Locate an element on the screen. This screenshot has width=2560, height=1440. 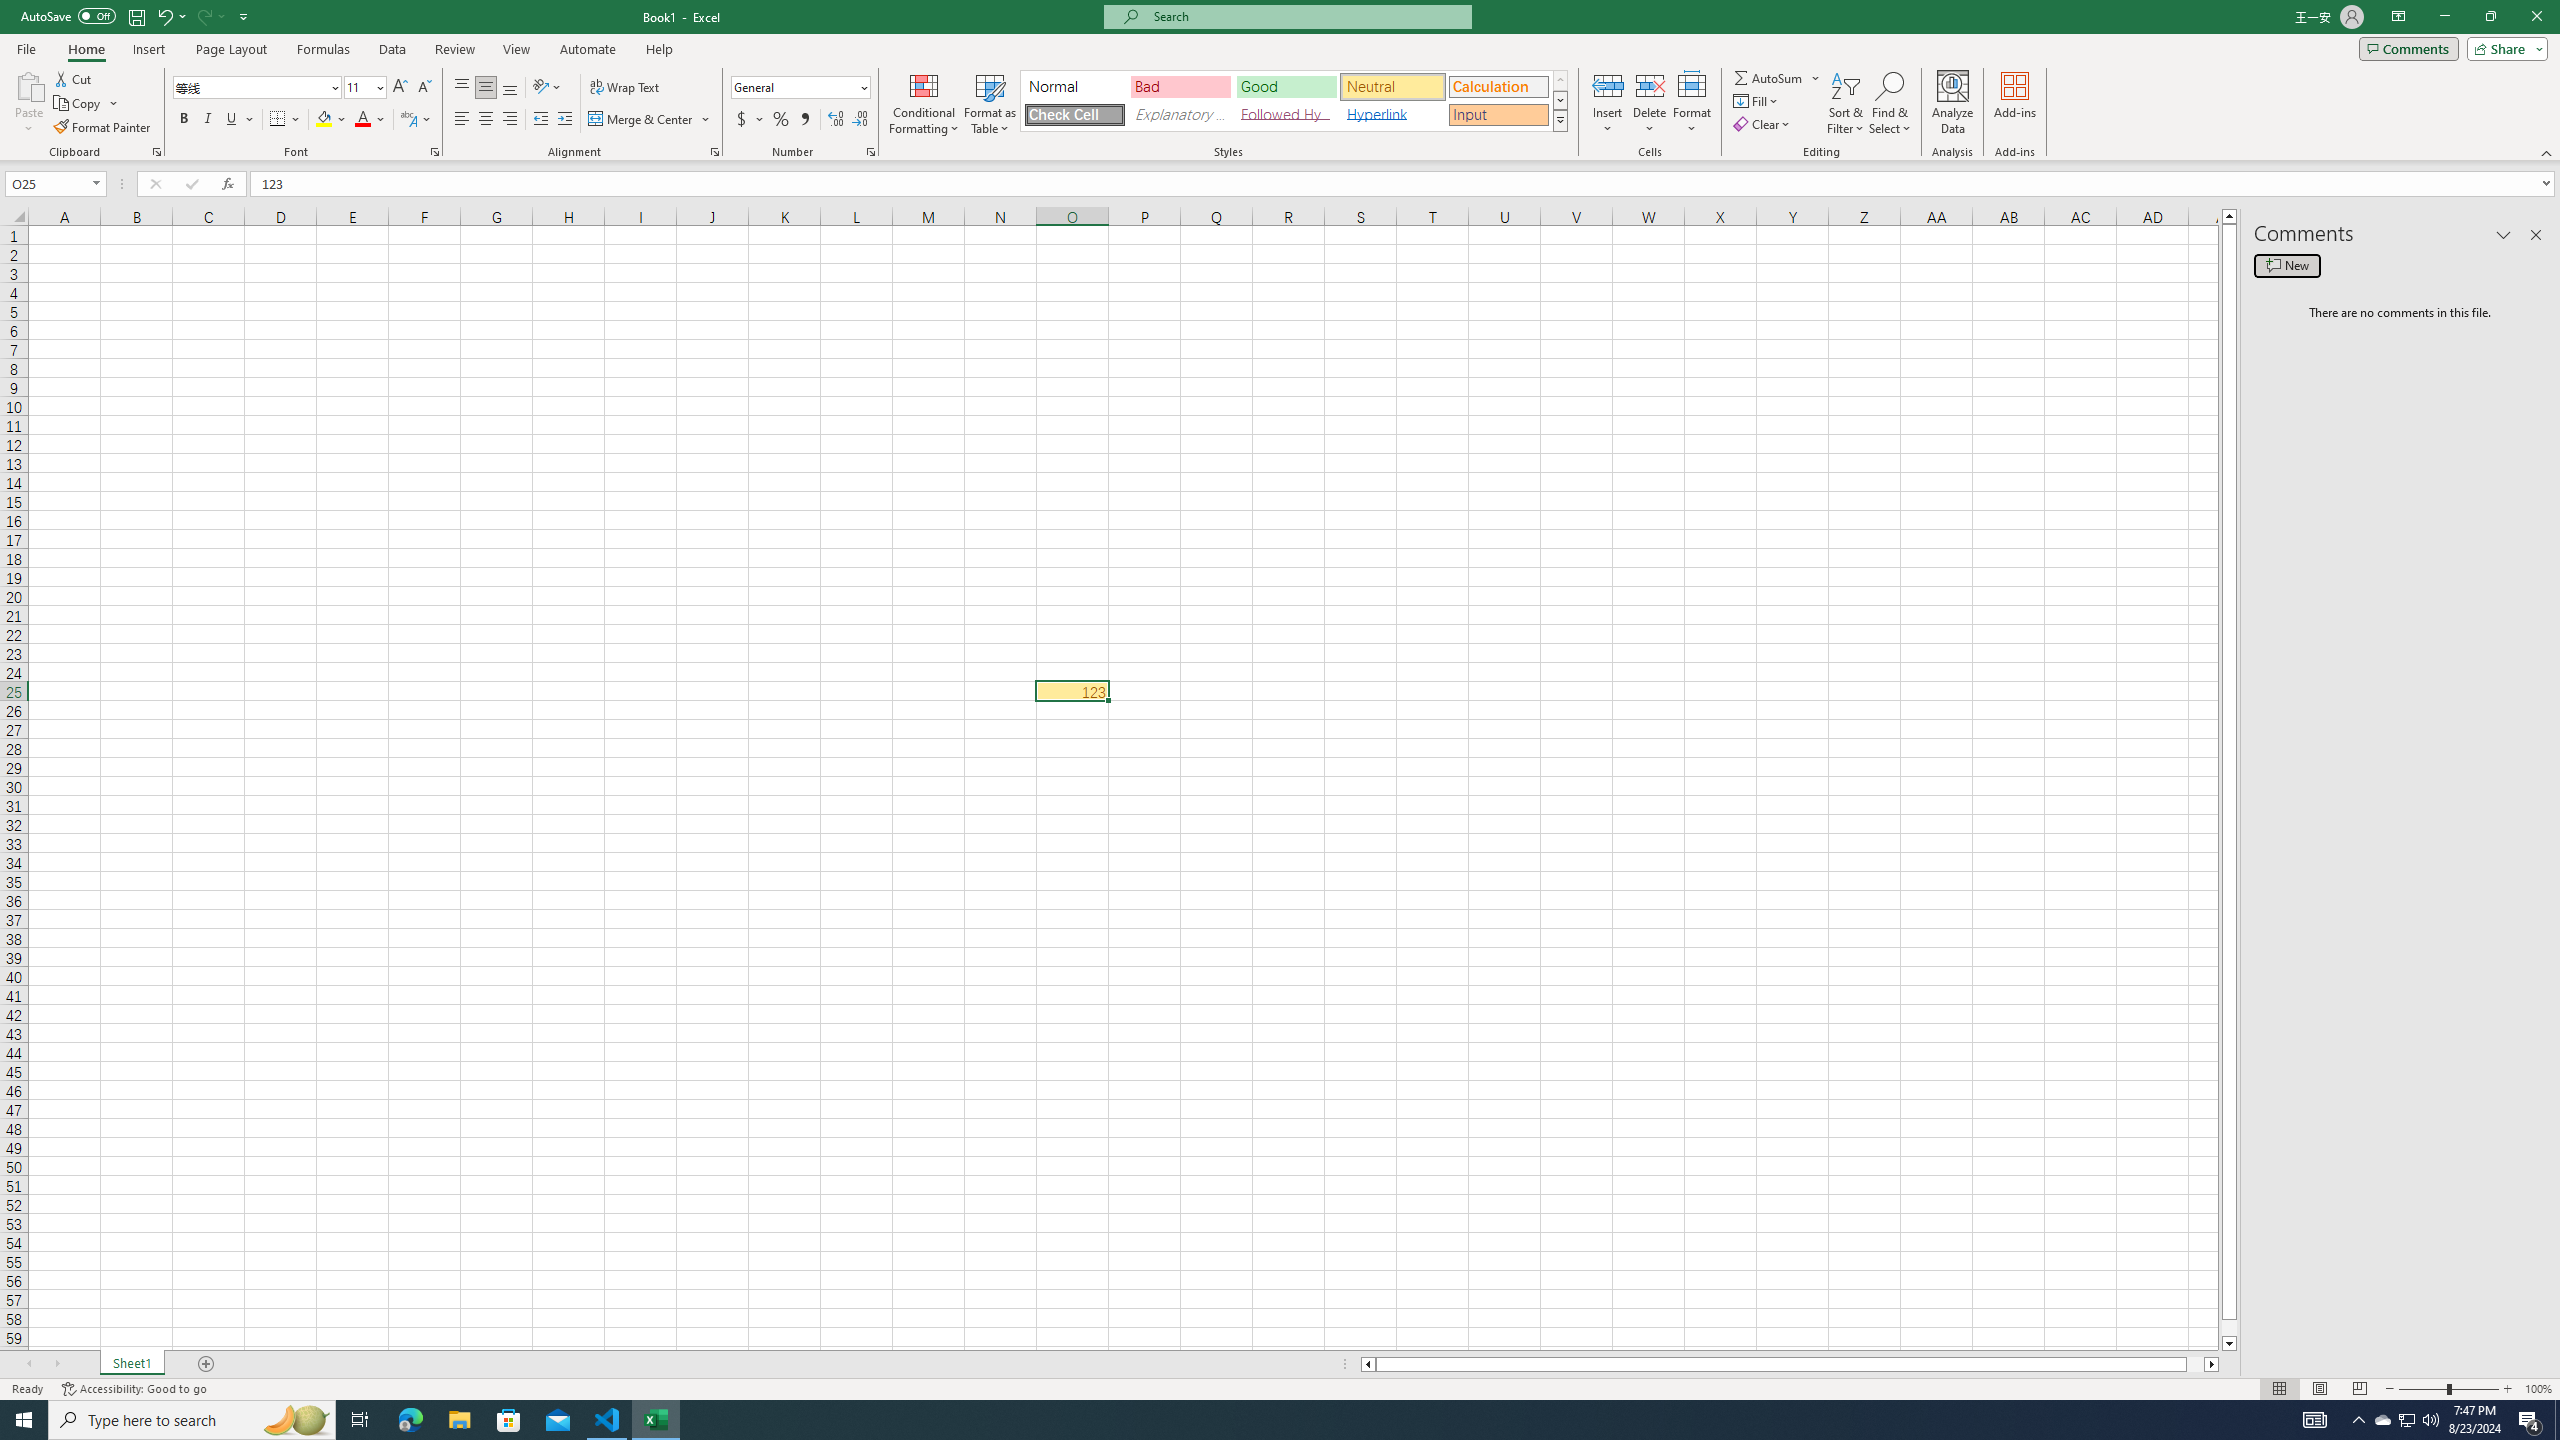
'Bottom Align' is located at coordinates (509, 87).